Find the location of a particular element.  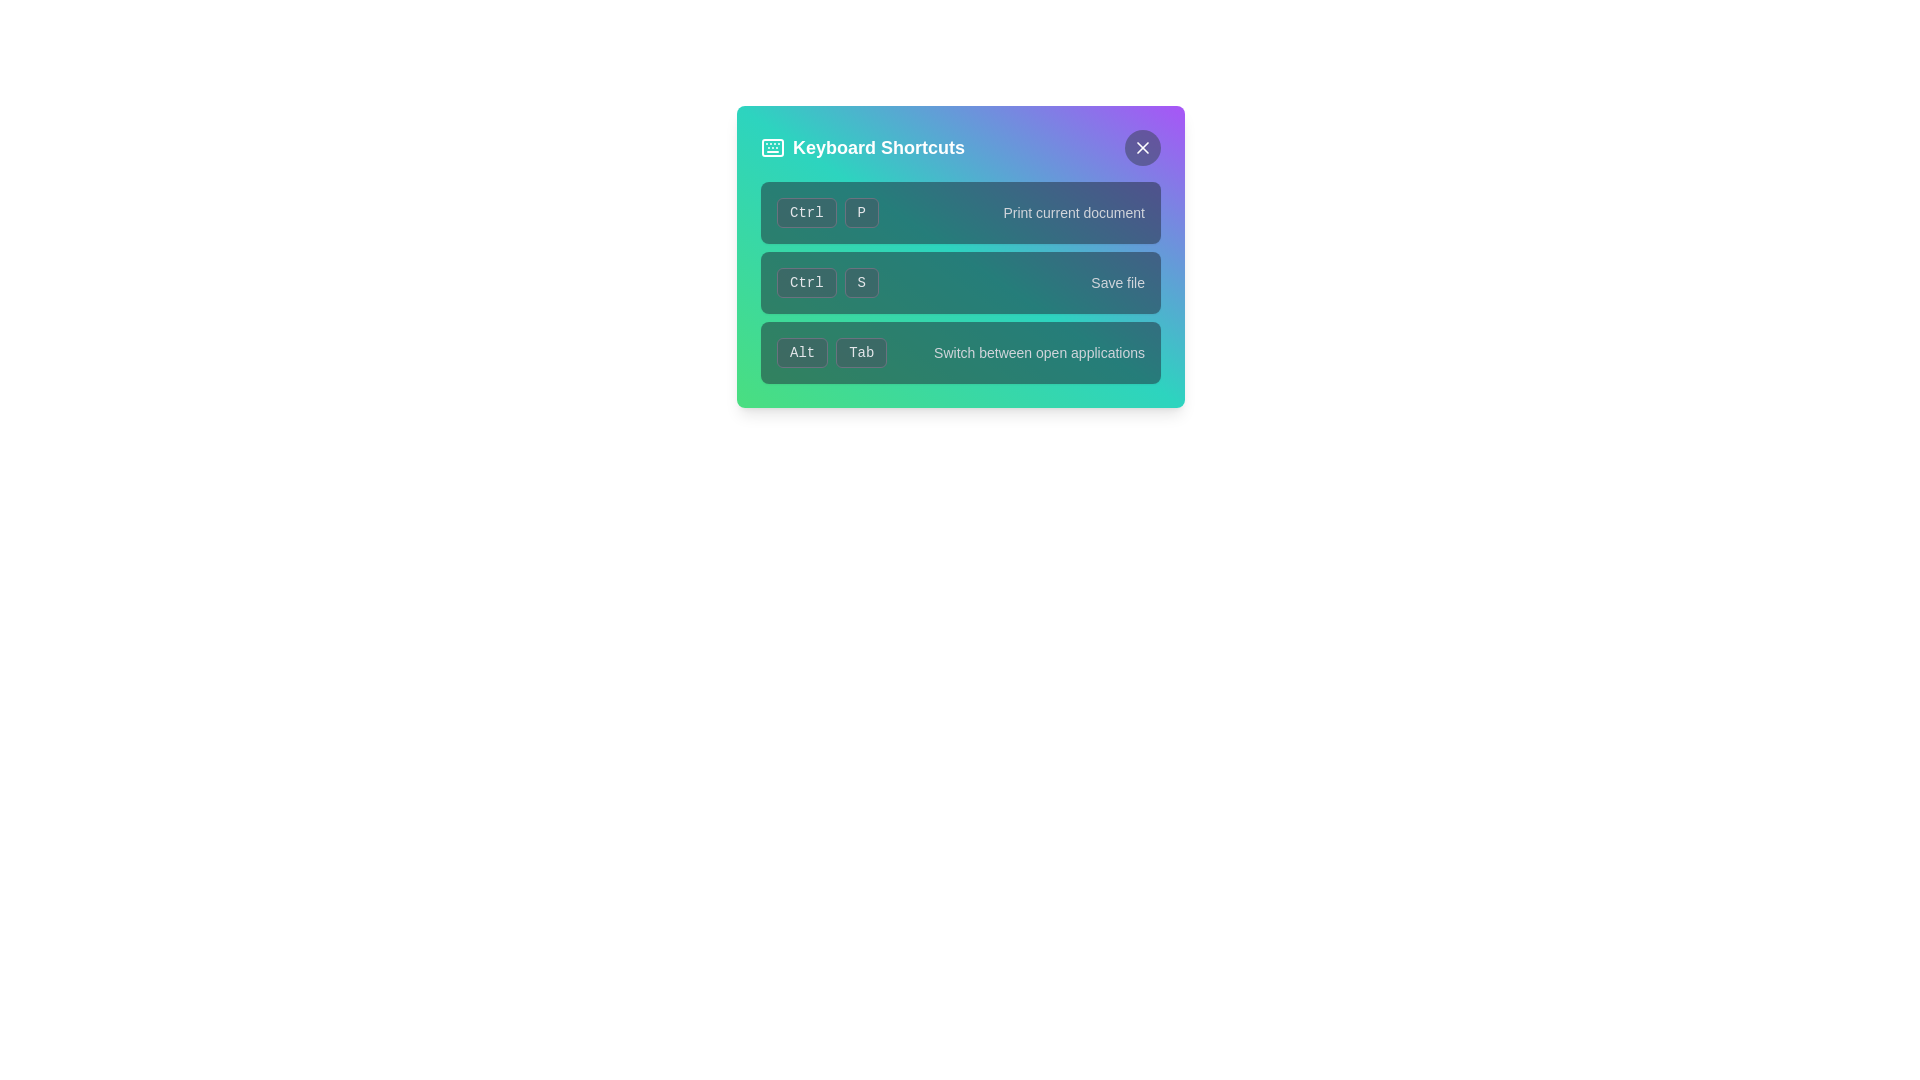

the Composite keyboard shortcut display, which consists of the 'Ctrl' and 'P' buttons with a gray background and rounded corners, positioned in the top-left of the keyboard shortcuts interface is located at coordinates (828, 212).